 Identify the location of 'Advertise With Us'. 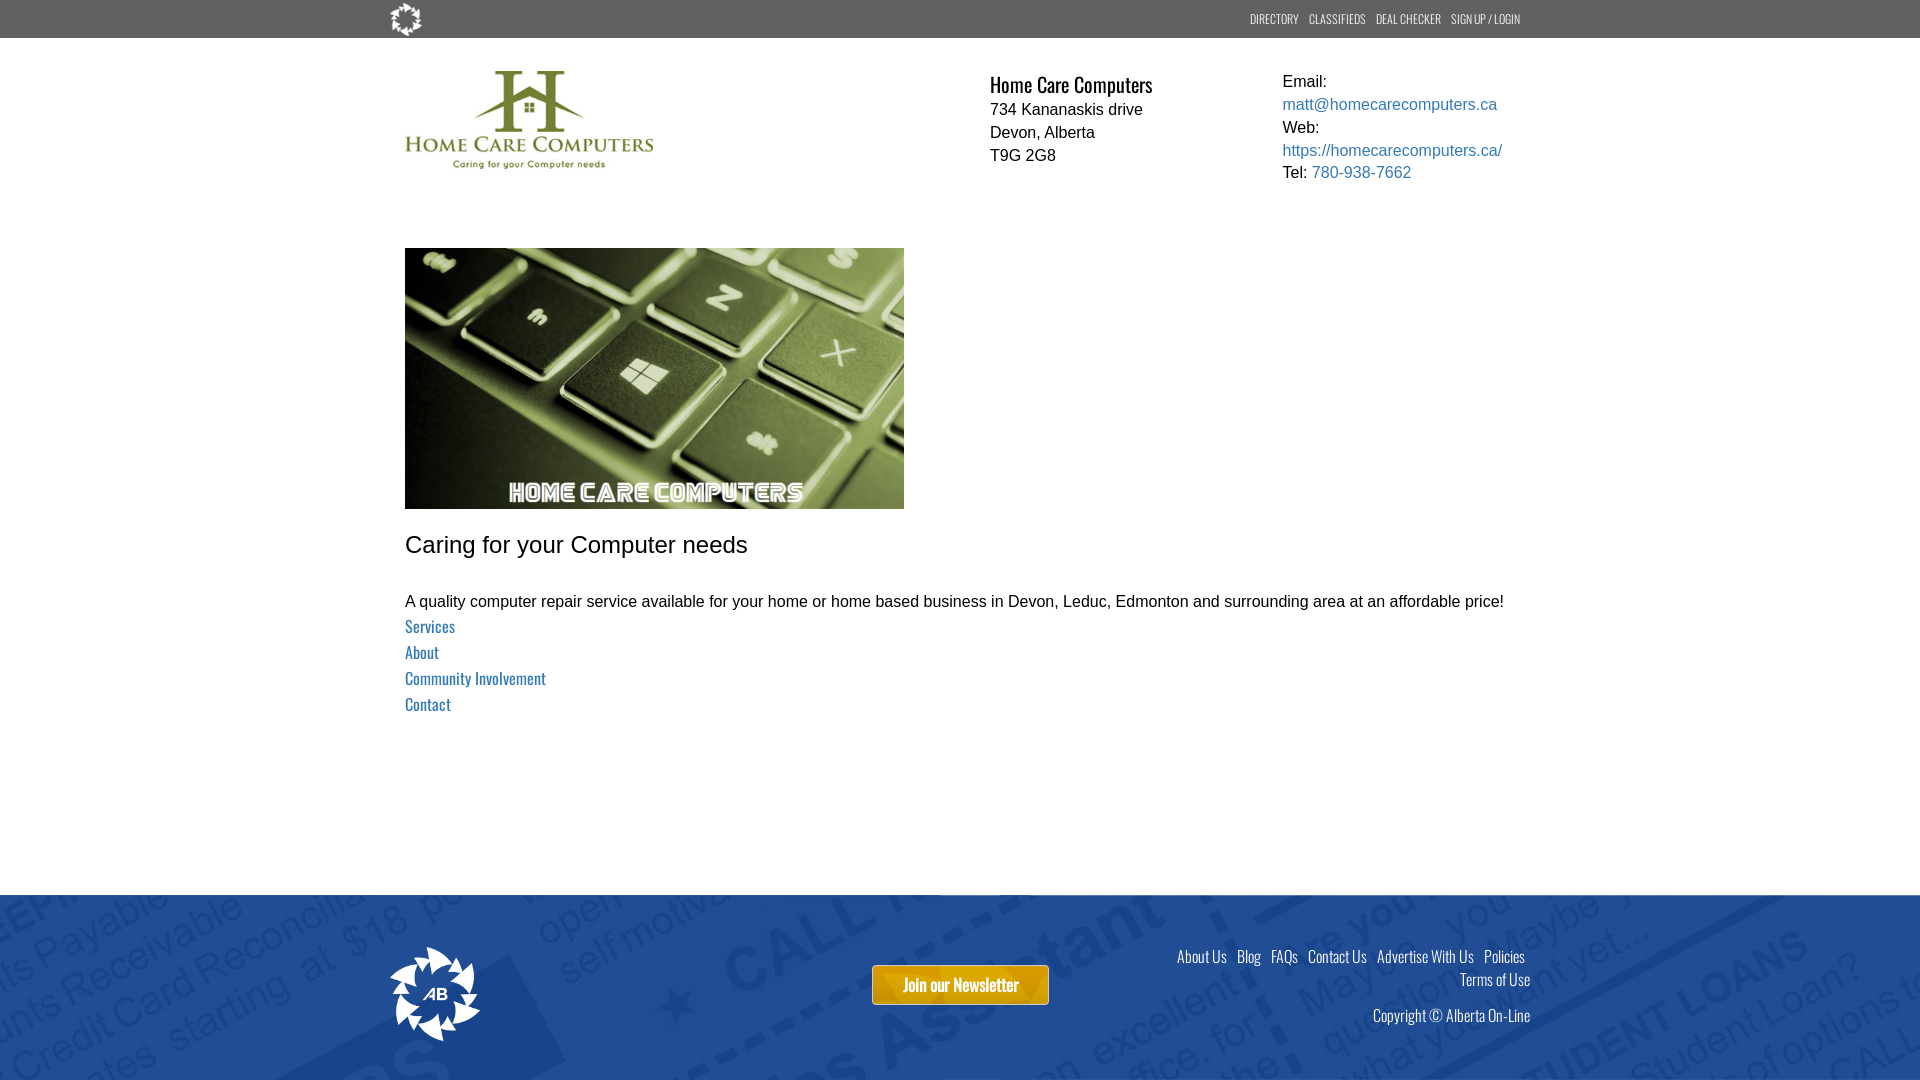
(1424, 955).